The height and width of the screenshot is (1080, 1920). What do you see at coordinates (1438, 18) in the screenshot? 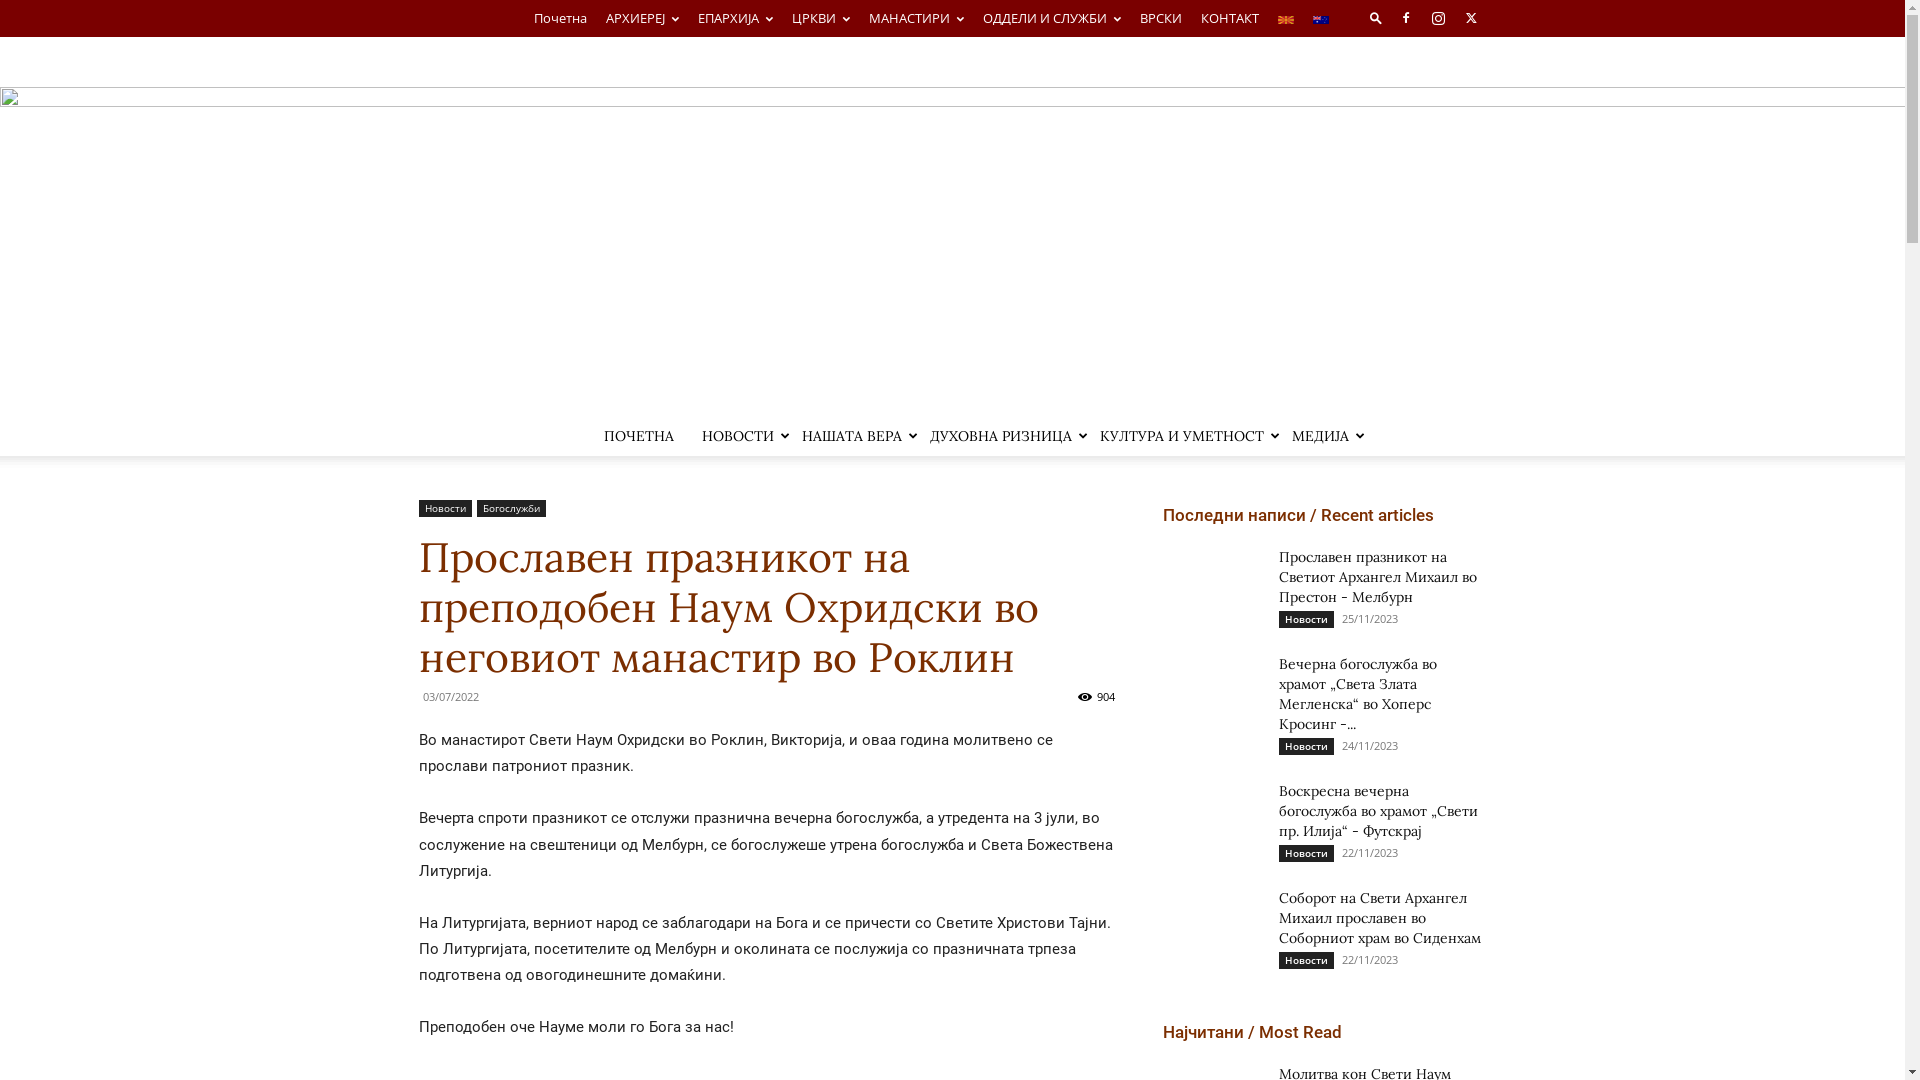
I see `'Instagram'` at bounding box center [1438, 18].